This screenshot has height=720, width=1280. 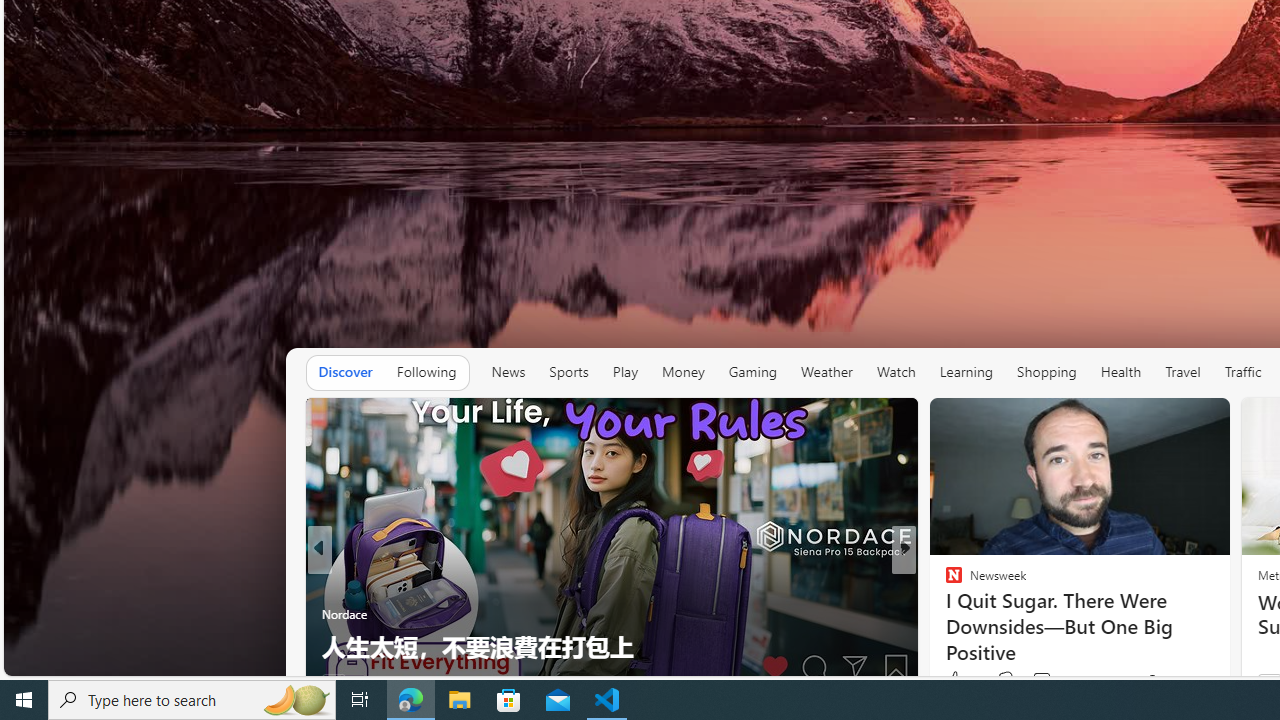 What do you see at coordinates (1121, 371) in the screenshot?
I see `'Health'` at bounding box center [1121, 371].